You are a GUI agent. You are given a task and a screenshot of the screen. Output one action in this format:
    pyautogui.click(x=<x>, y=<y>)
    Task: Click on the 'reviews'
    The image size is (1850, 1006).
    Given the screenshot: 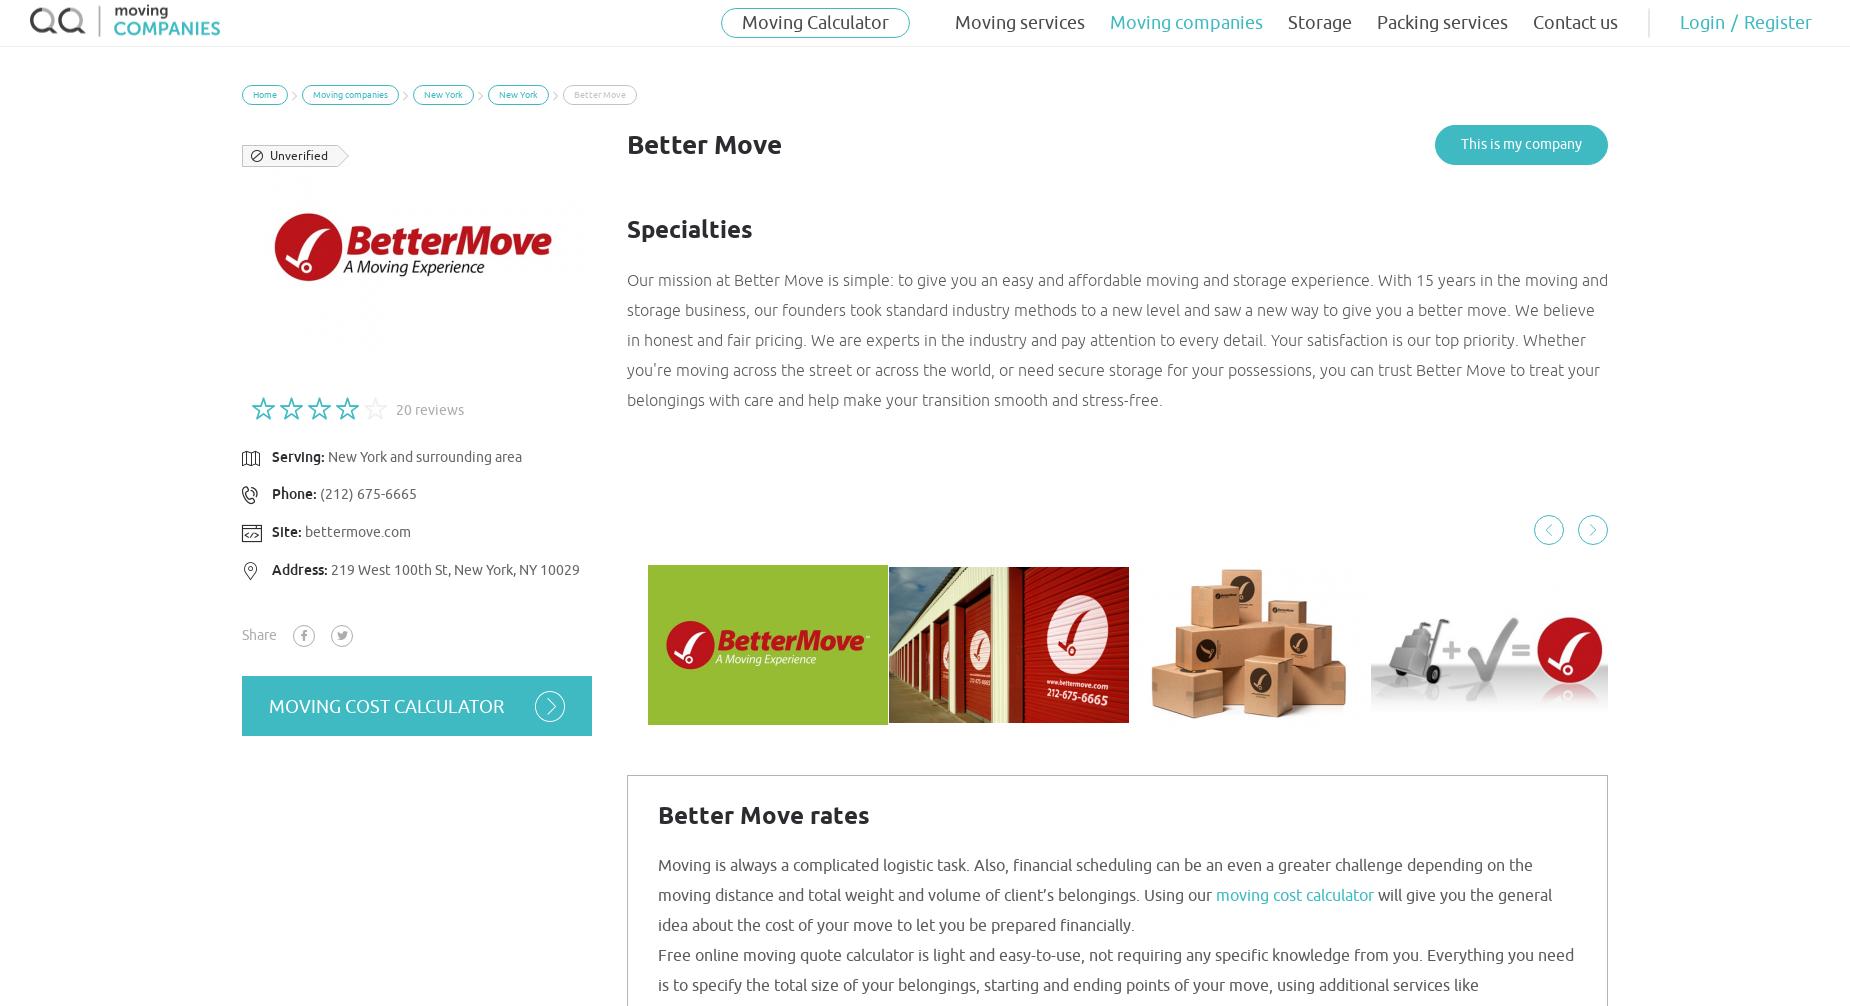 What is the action you would take?
    pyautogui.click(x=437, y=409)
    